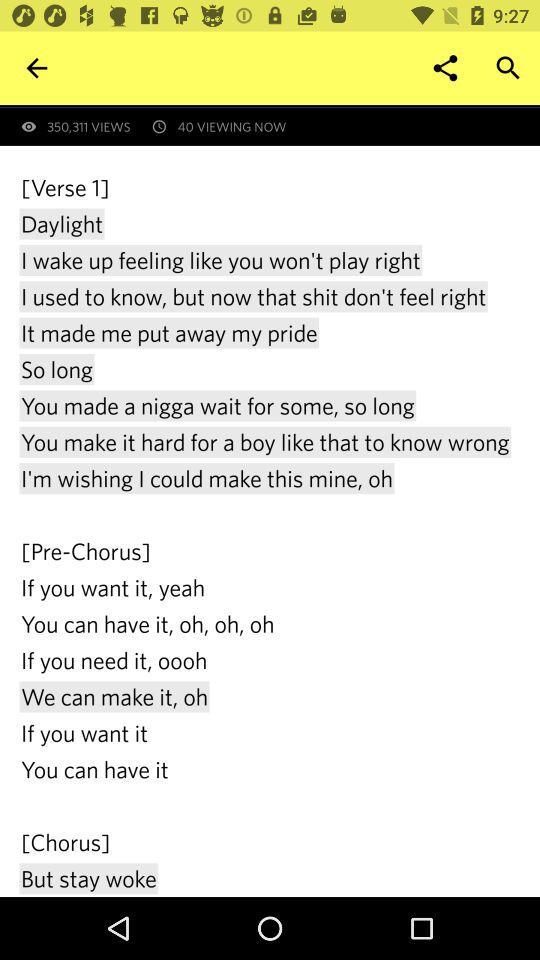 The height and width of the screenshot is (960, 540). I want to click on item above the first revealed at icon, so click(445, 68).